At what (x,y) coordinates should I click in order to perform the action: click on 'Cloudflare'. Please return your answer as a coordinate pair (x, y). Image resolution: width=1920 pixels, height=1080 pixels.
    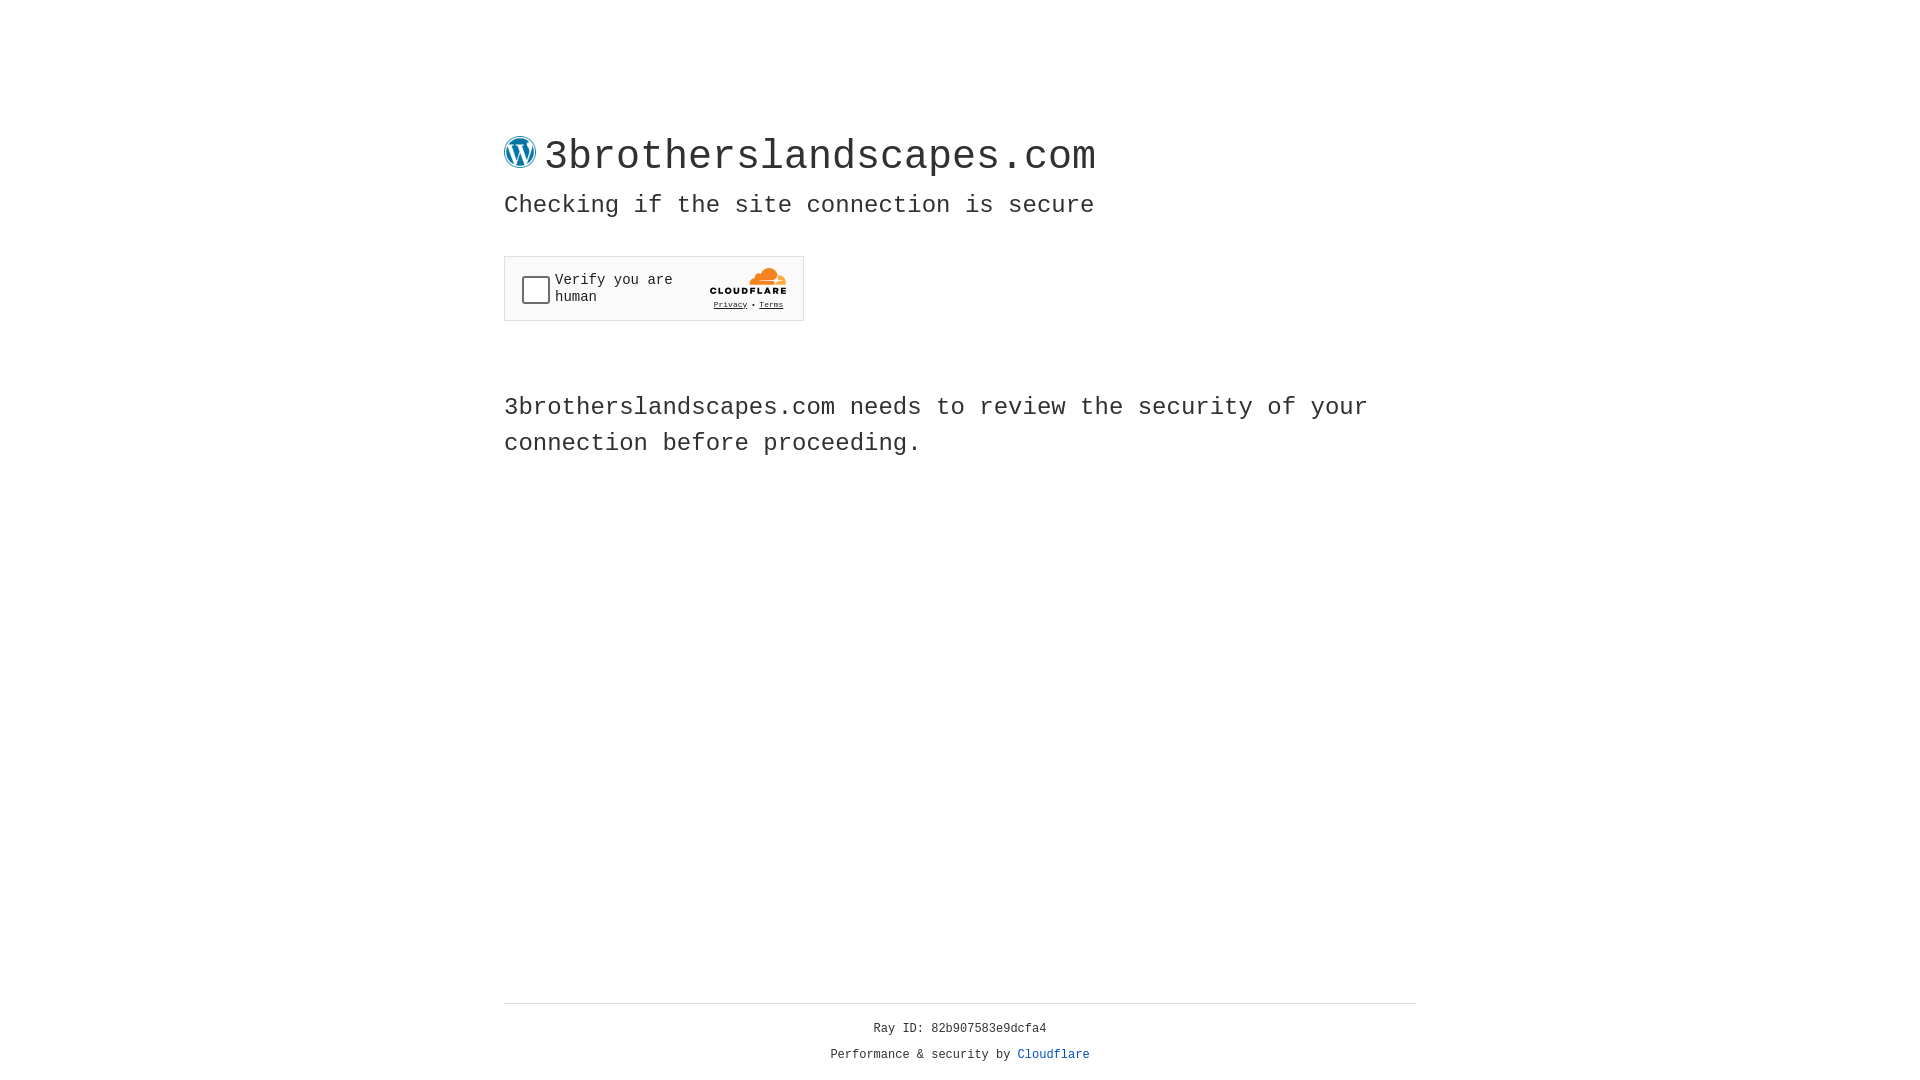
    Looking at the image, I should click on (1053, 1054).